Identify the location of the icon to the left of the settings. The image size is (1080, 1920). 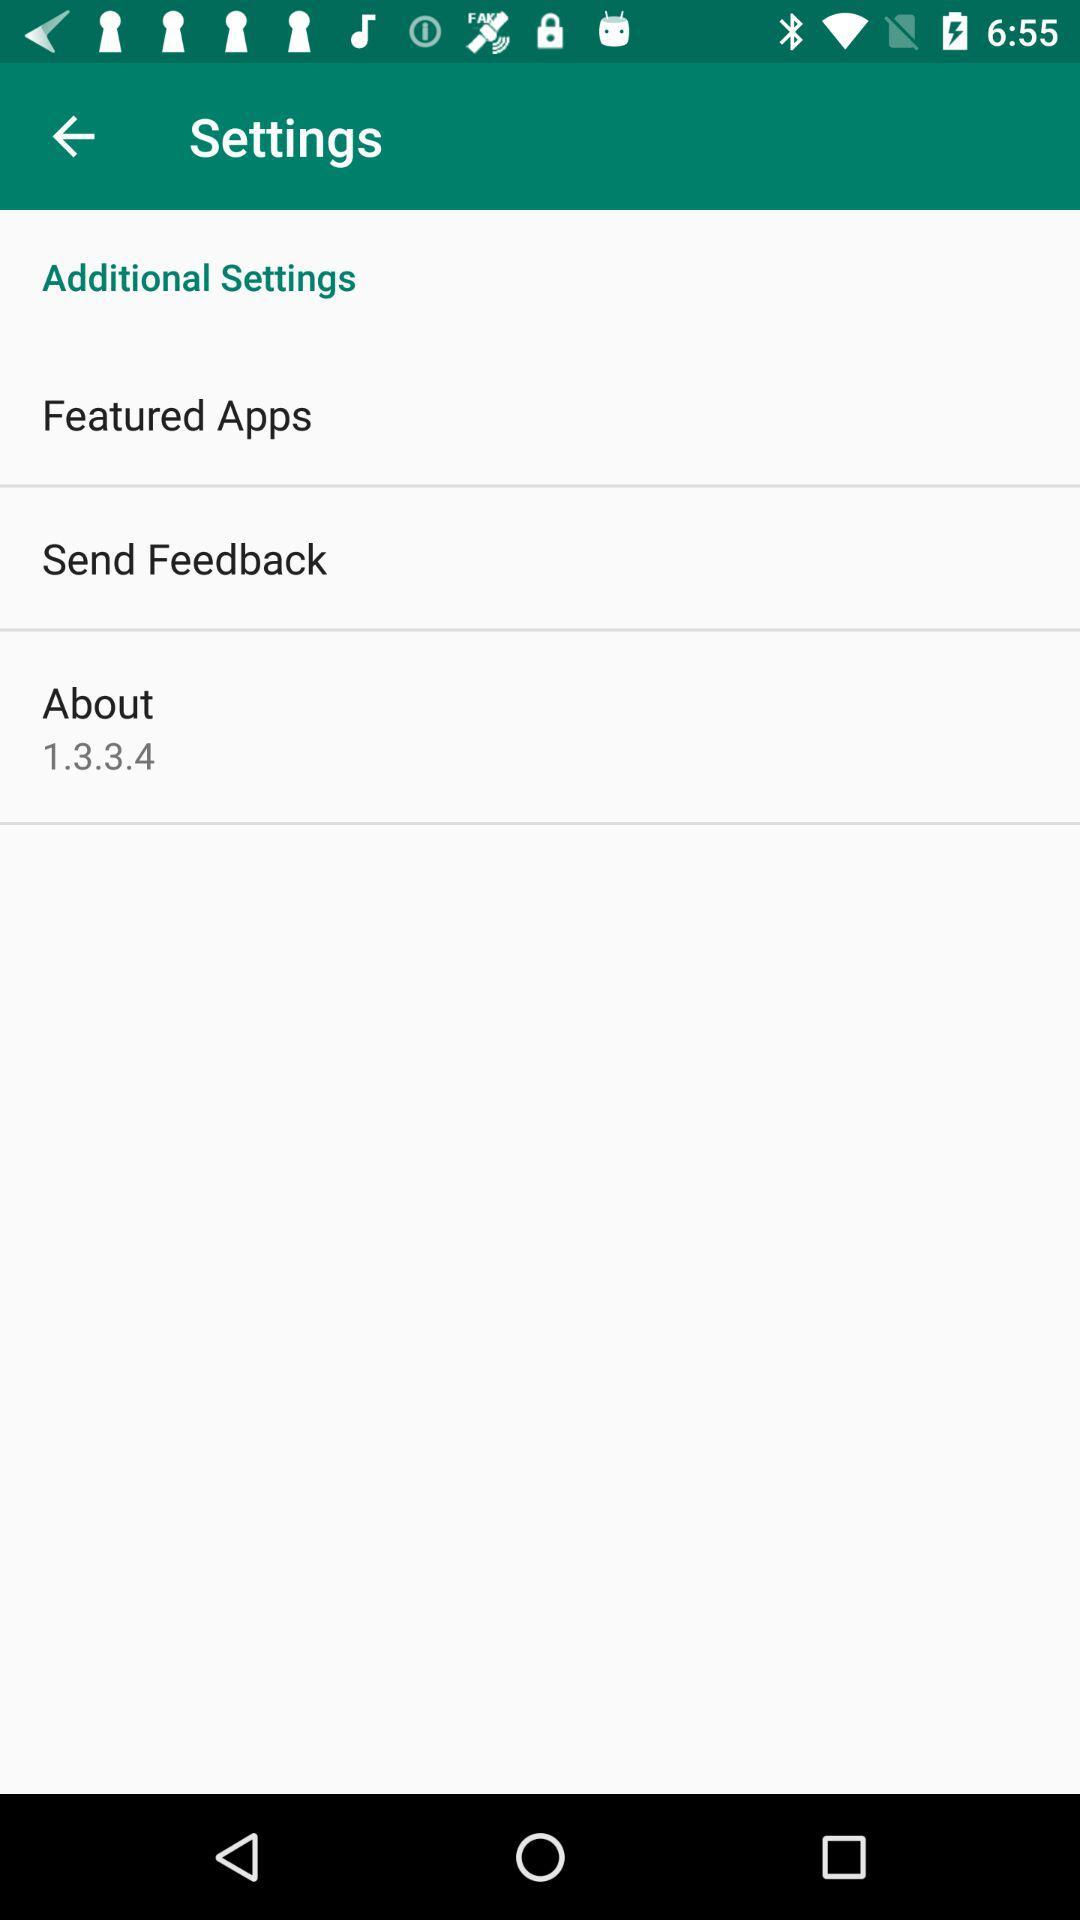
(72, 135).